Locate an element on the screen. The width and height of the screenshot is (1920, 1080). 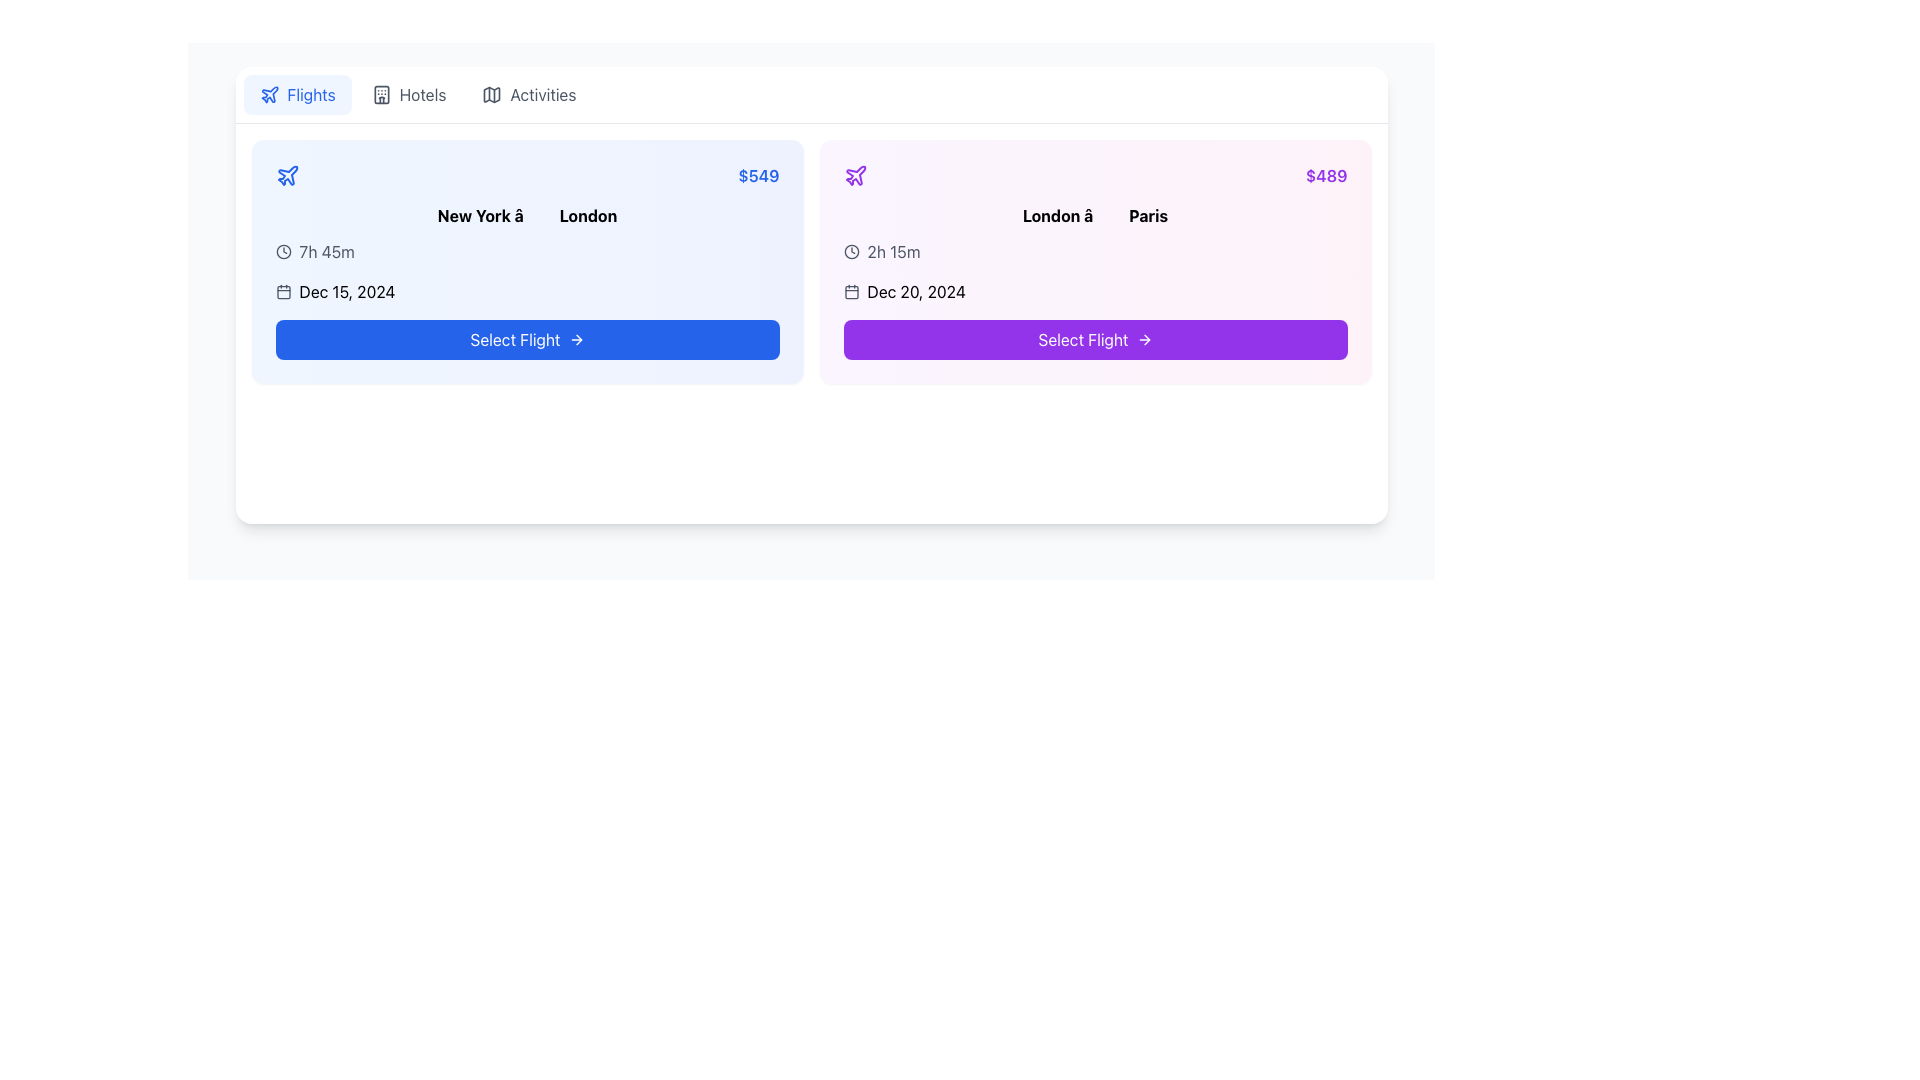
the navigational button located in the horizontal layout of three buttons, specifically the second button that directs users to the hotels section is located at coordinates (407, 95).